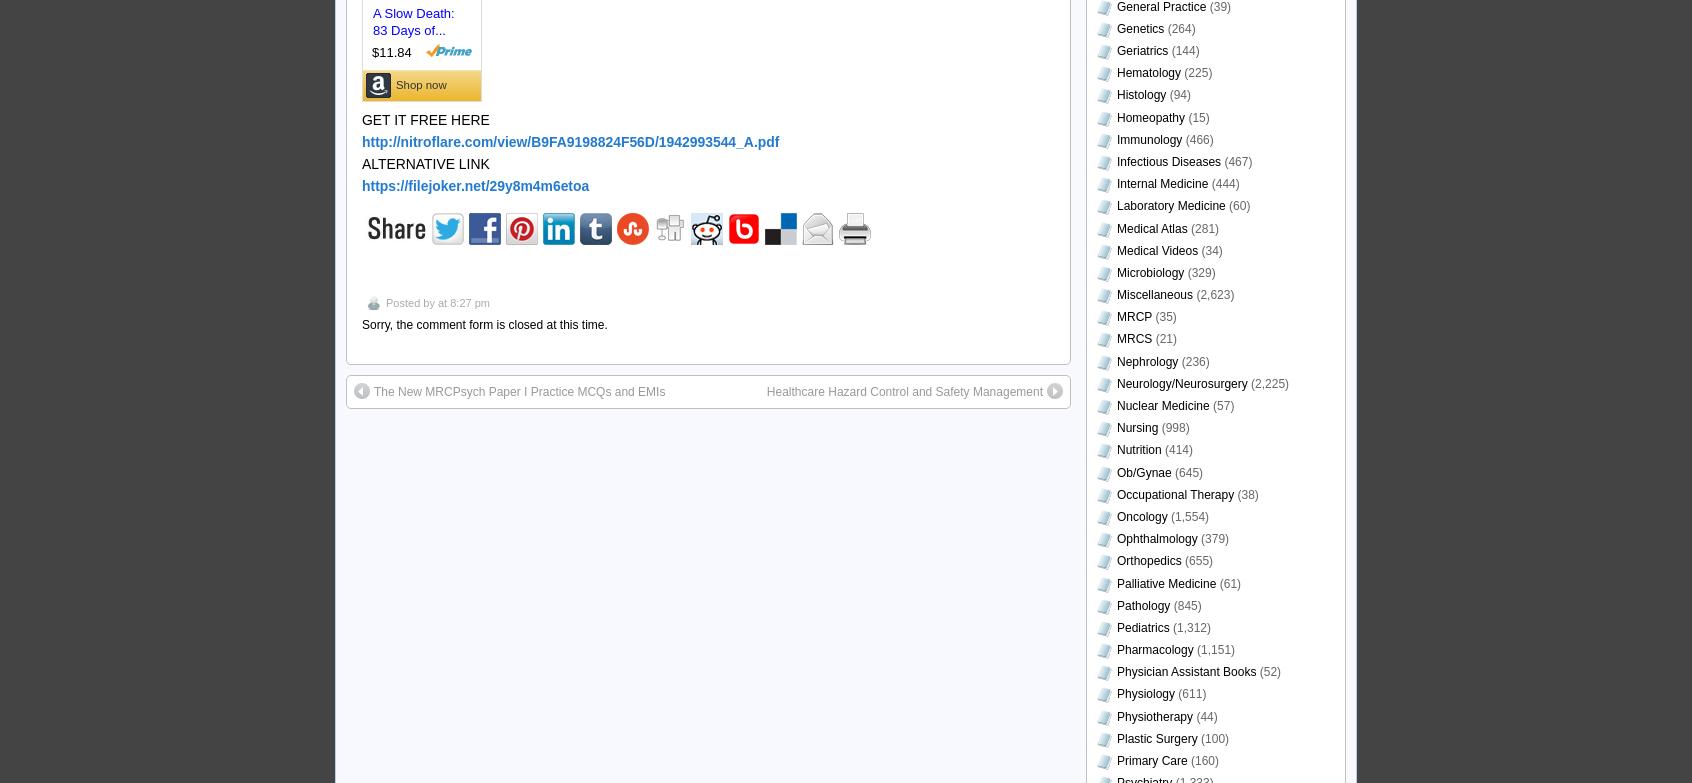 This screenshot has width=1692, height=783. What do you see at coordinates (569, 141) in the screenshot?
I see `'http://nitroflare.com/view/B9FA9198824F56D/1942993544_A.pdf'` at bounding box center [569, 141].